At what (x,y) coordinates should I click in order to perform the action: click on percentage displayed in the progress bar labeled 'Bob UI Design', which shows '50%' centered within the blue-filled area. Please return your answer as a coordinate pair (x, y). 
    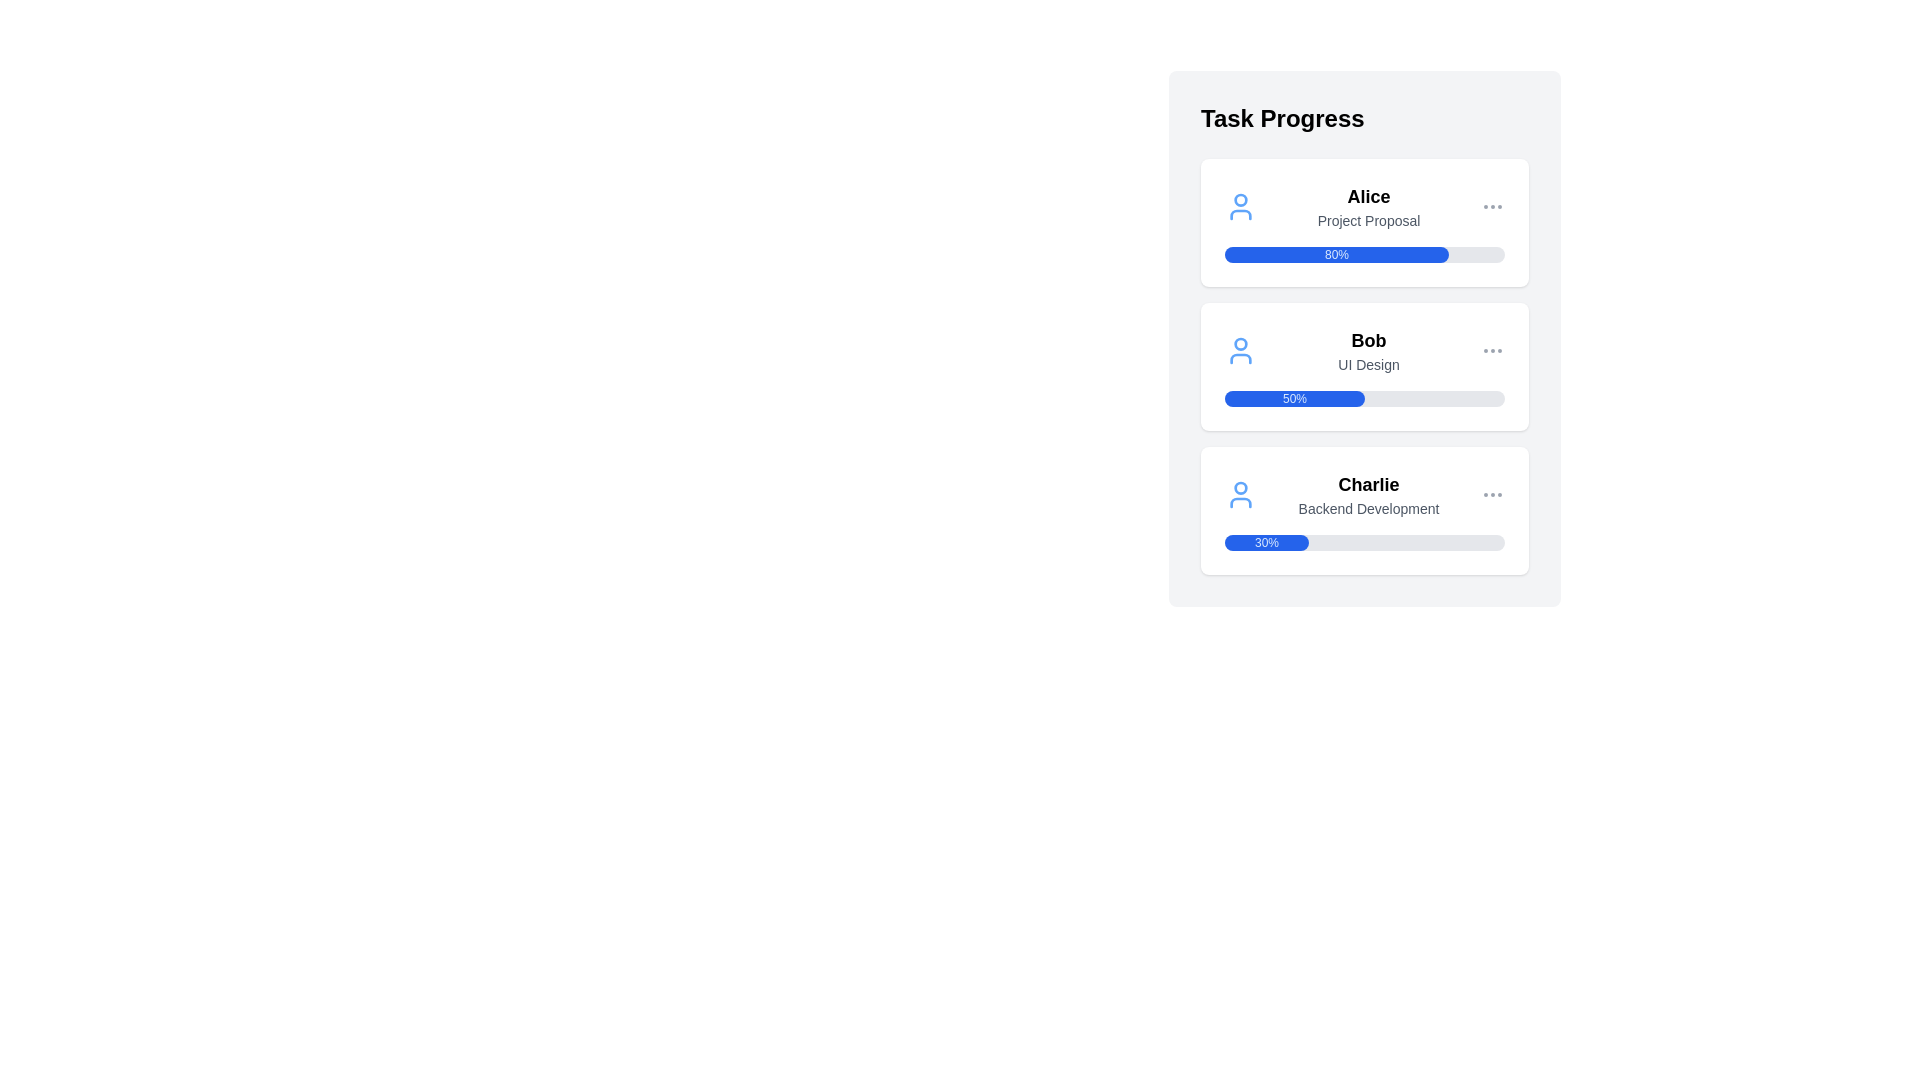
    Looking at the image, I should click on (1295, 398).